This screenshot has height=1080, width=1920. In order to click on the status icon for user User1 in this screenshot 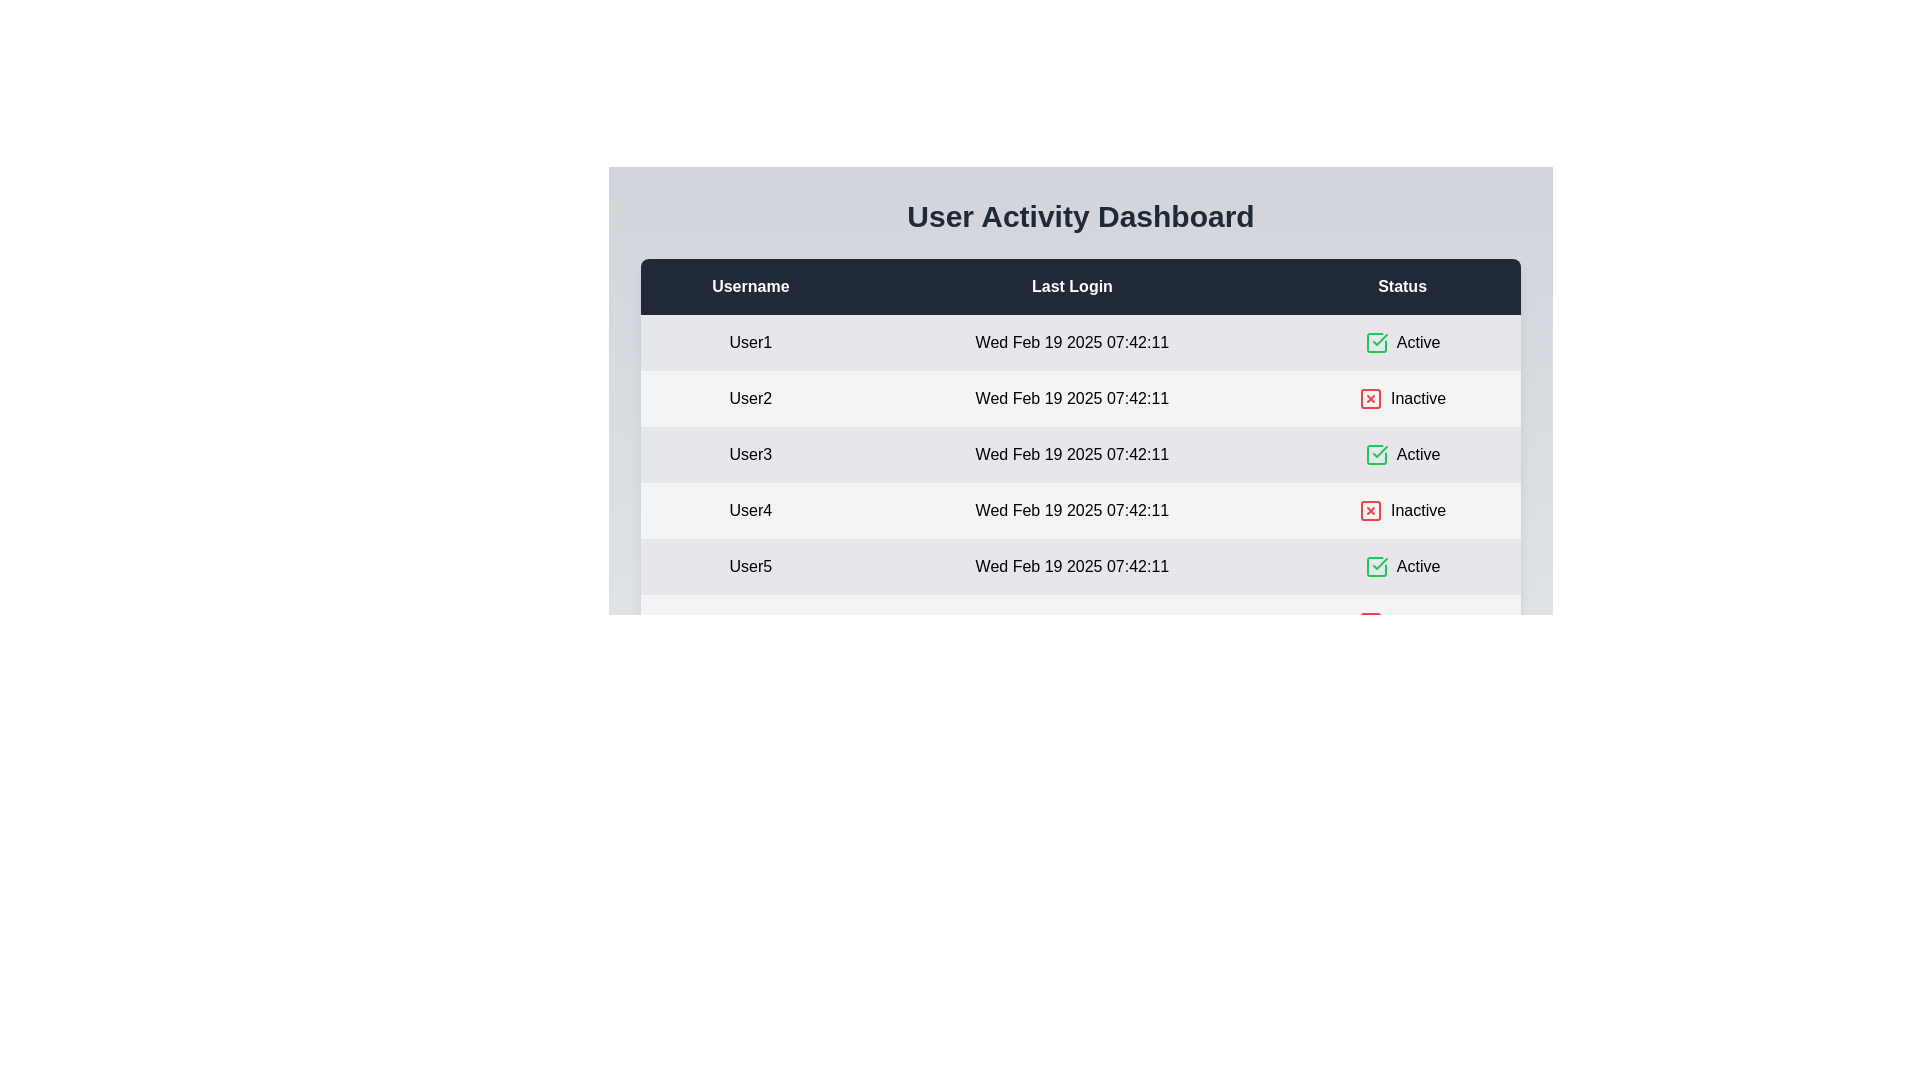, I will do `click(1375, 342)`.